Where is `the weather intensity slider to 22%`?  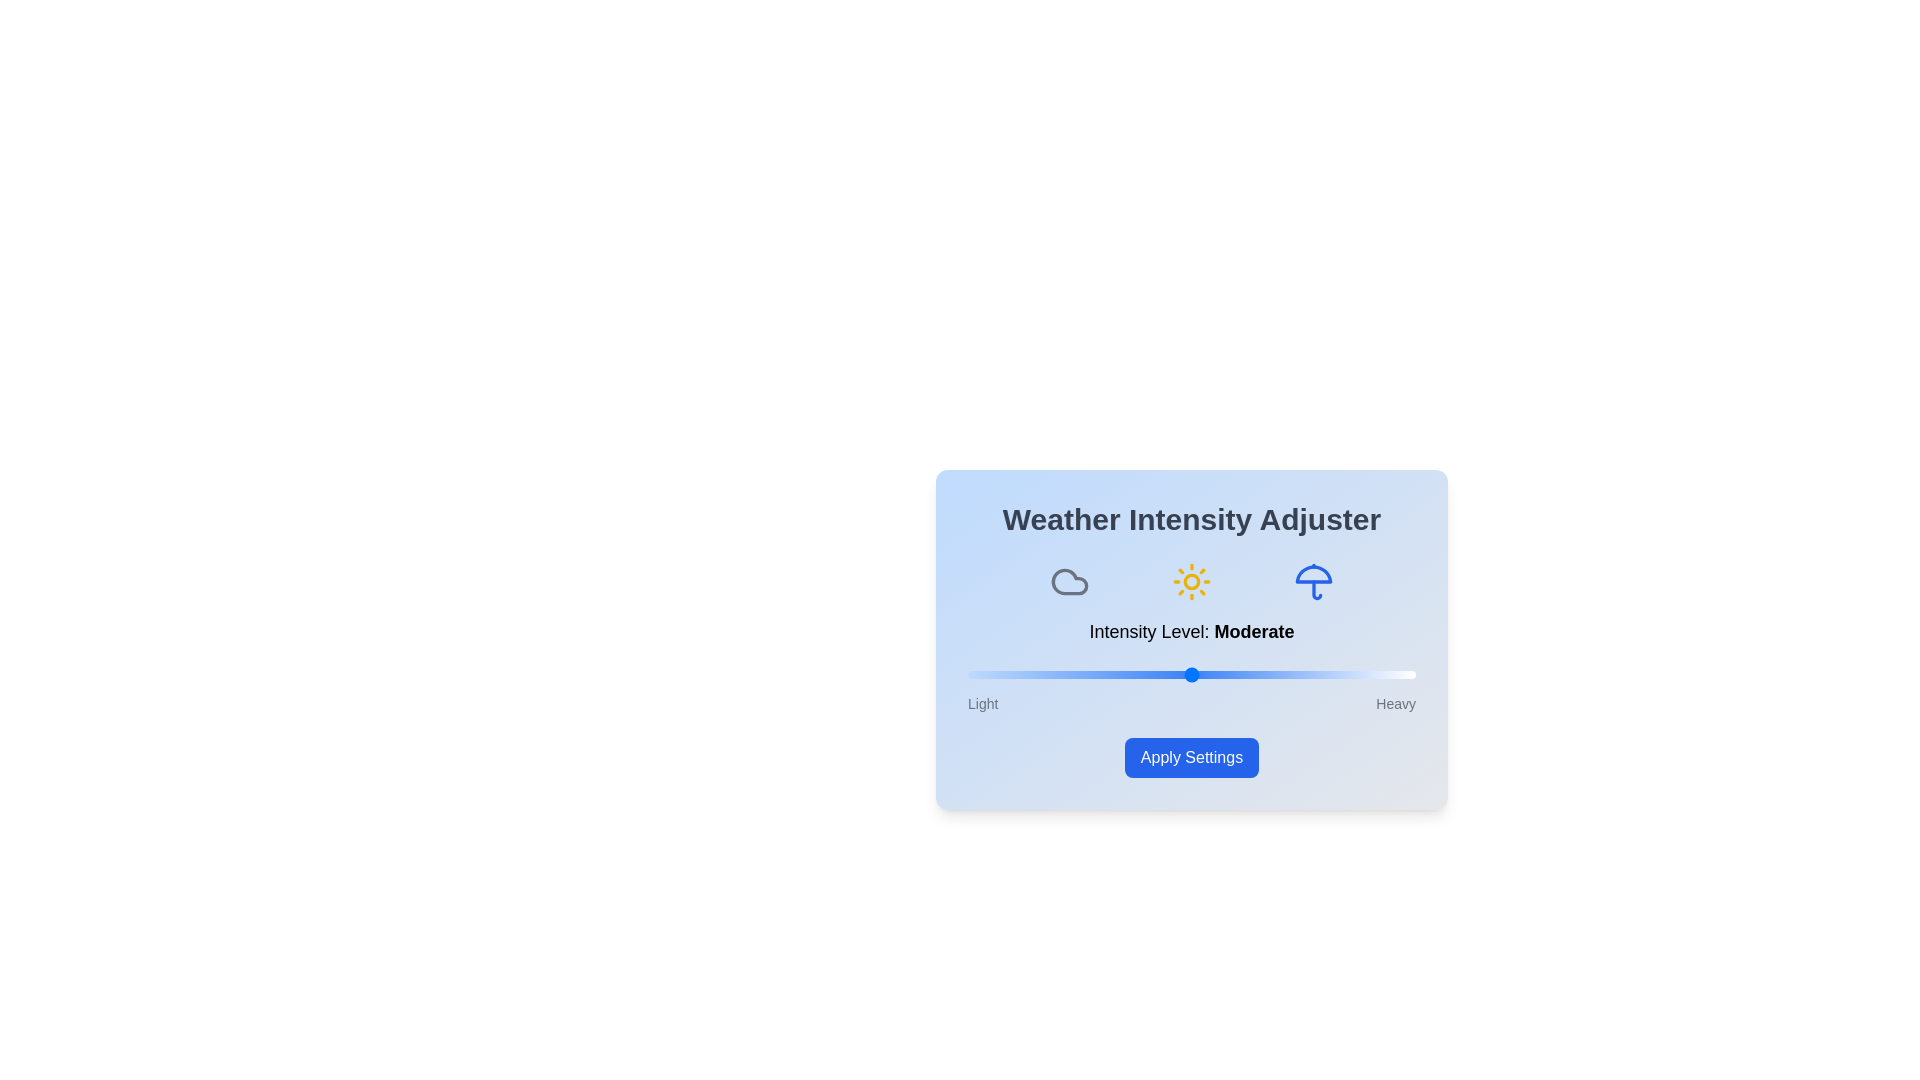 the weather intensity slider to 22% is located at coordinates (1065, 675).